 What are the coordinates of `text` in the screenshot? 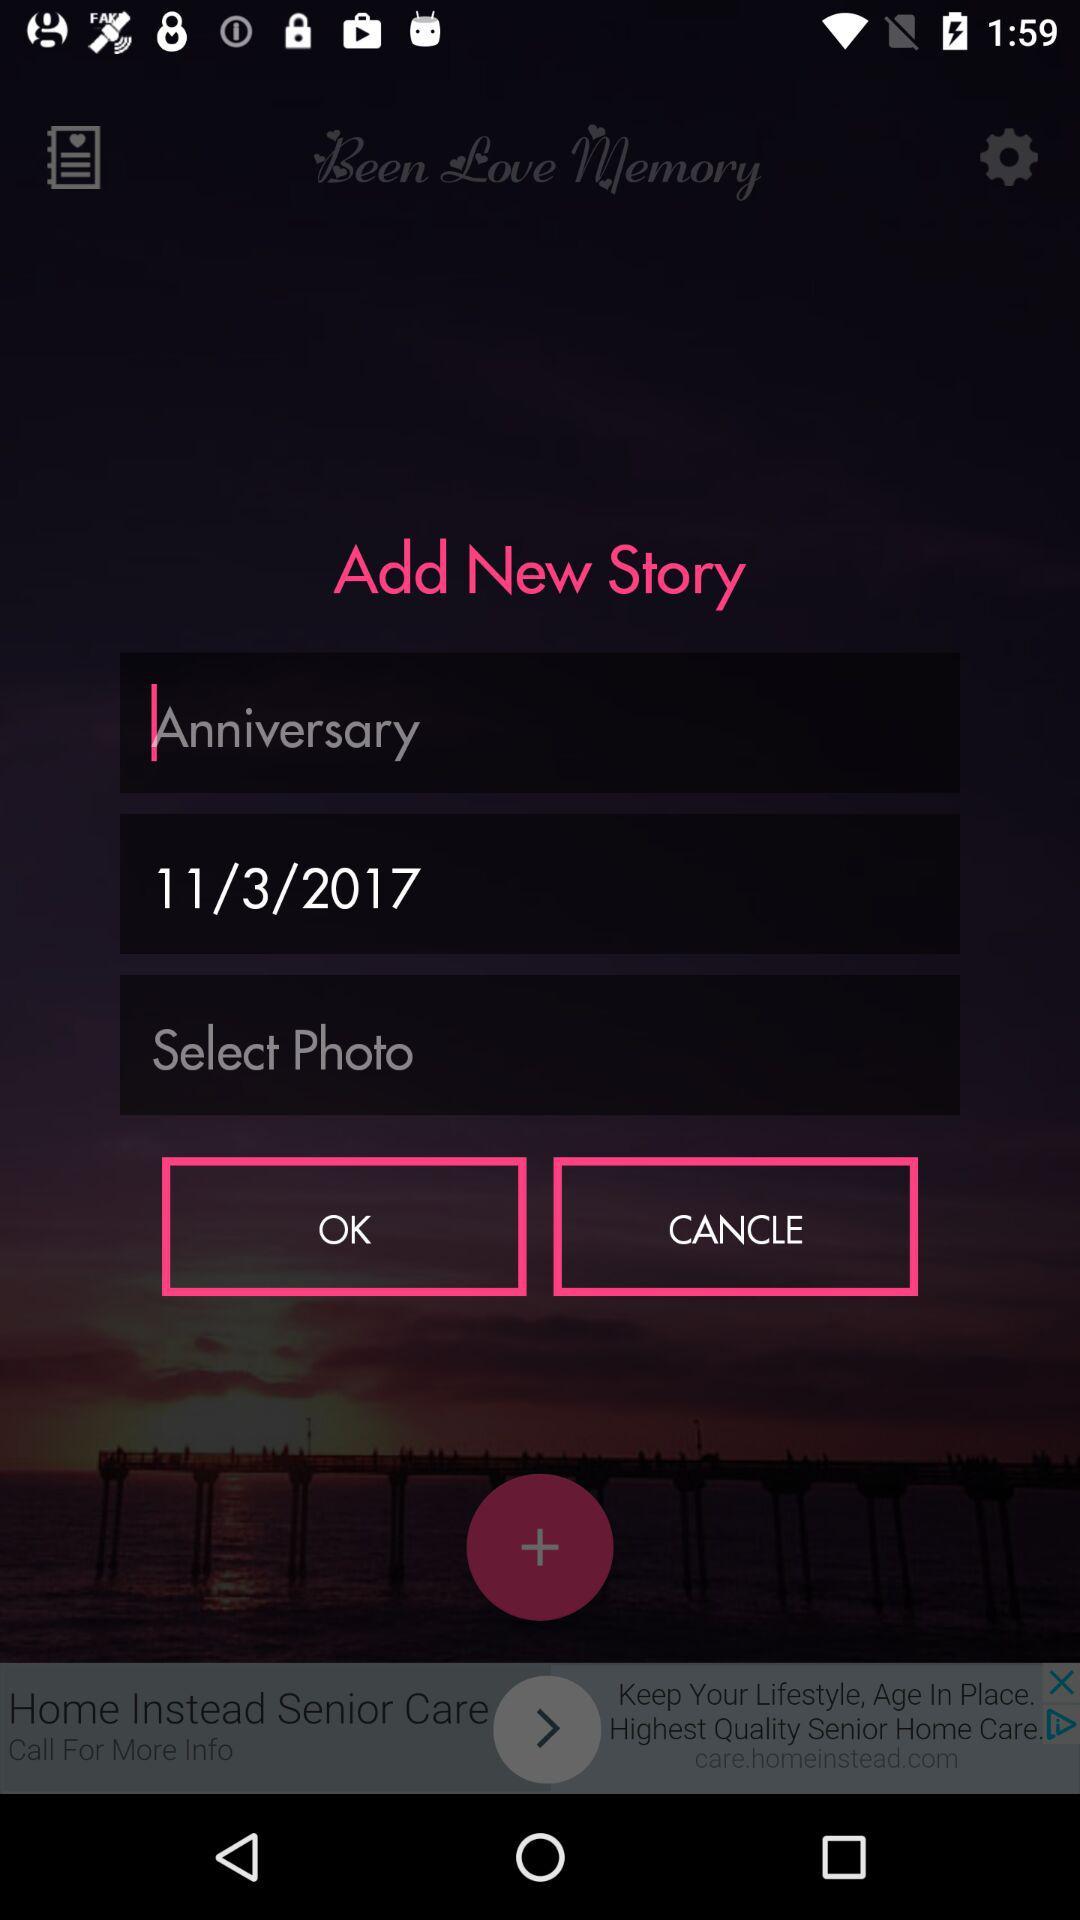 It's located at (540, 721).